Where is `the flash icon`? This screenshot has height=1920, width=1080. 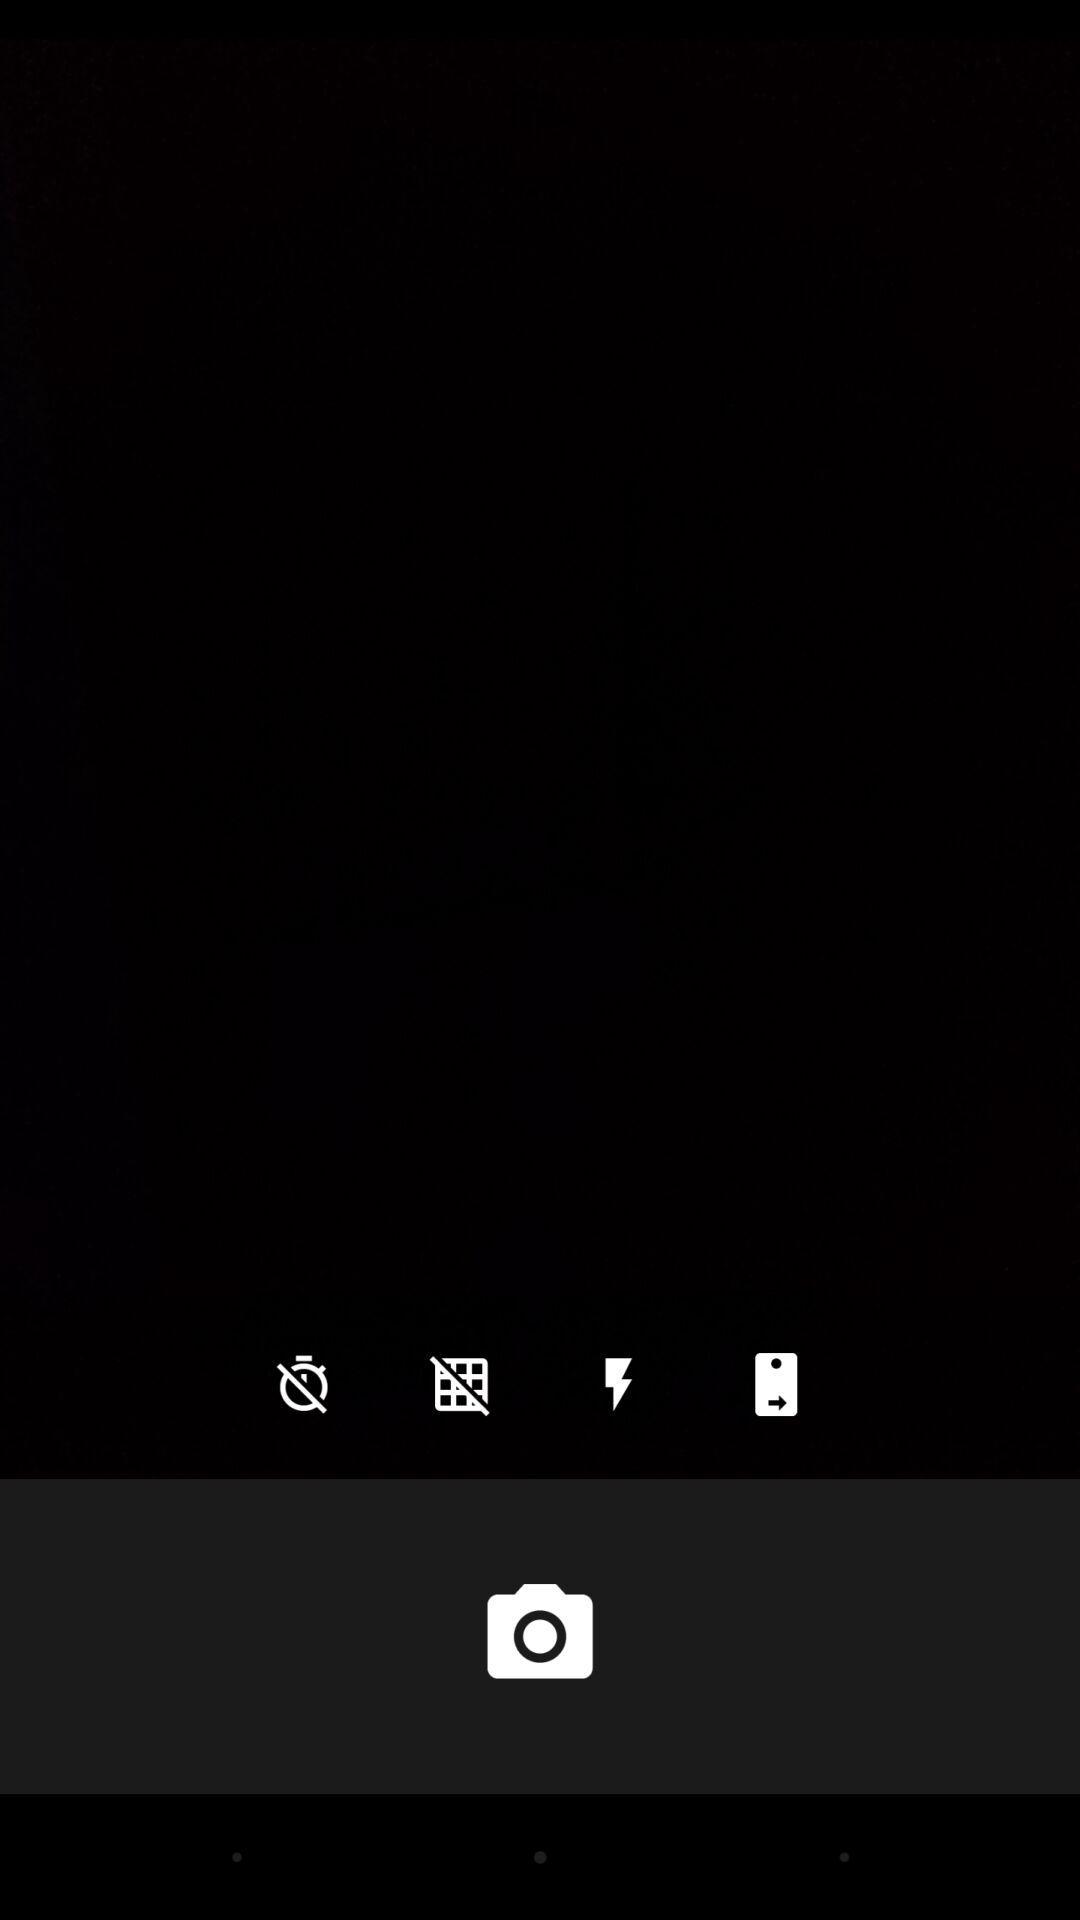 the flash icon is located at coordinates (617, 1383).